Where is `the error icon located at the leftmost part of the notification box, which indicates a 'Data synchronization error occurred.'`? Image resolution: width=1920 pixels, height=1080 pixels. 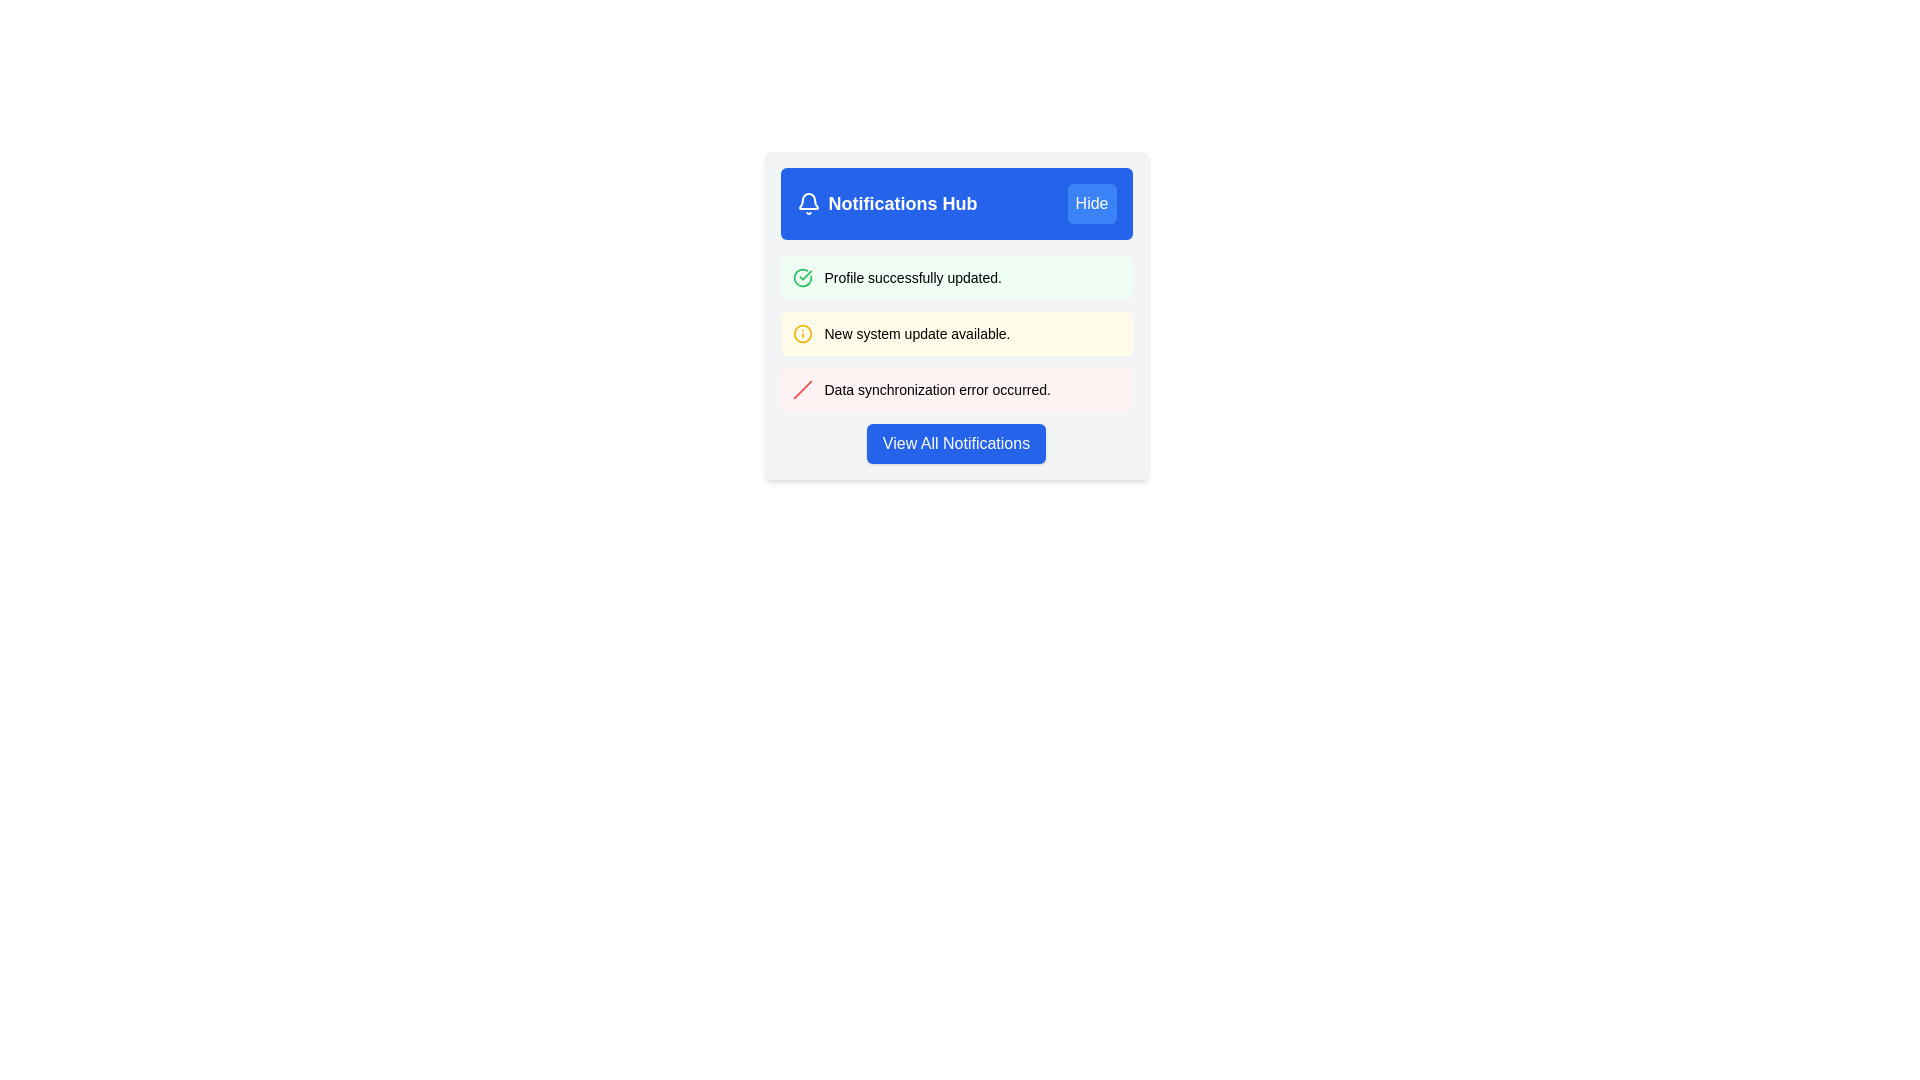 the error icon located at the leftmost part of the notification box, which indicates a 'Data synchronization error occurred.' is located at coordinates (802, 389).